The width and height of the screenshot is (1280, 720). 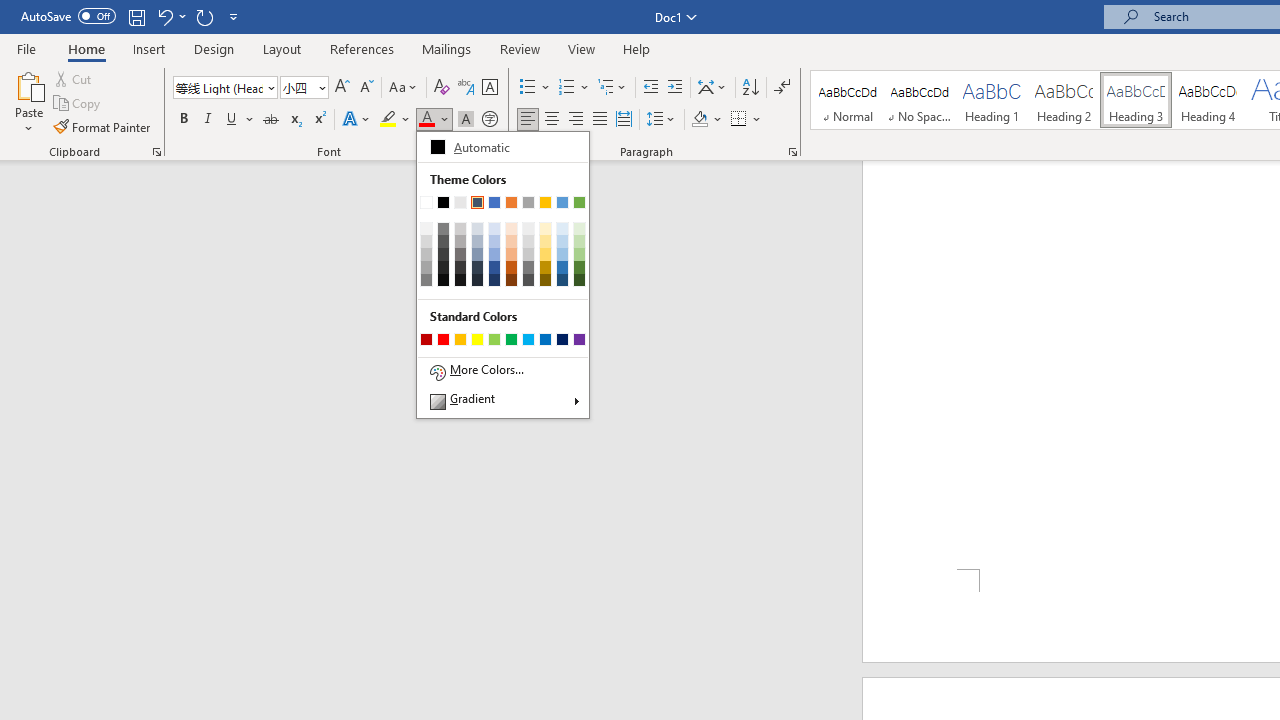 I want to click on 'Copy', so click(x=78, y=103).